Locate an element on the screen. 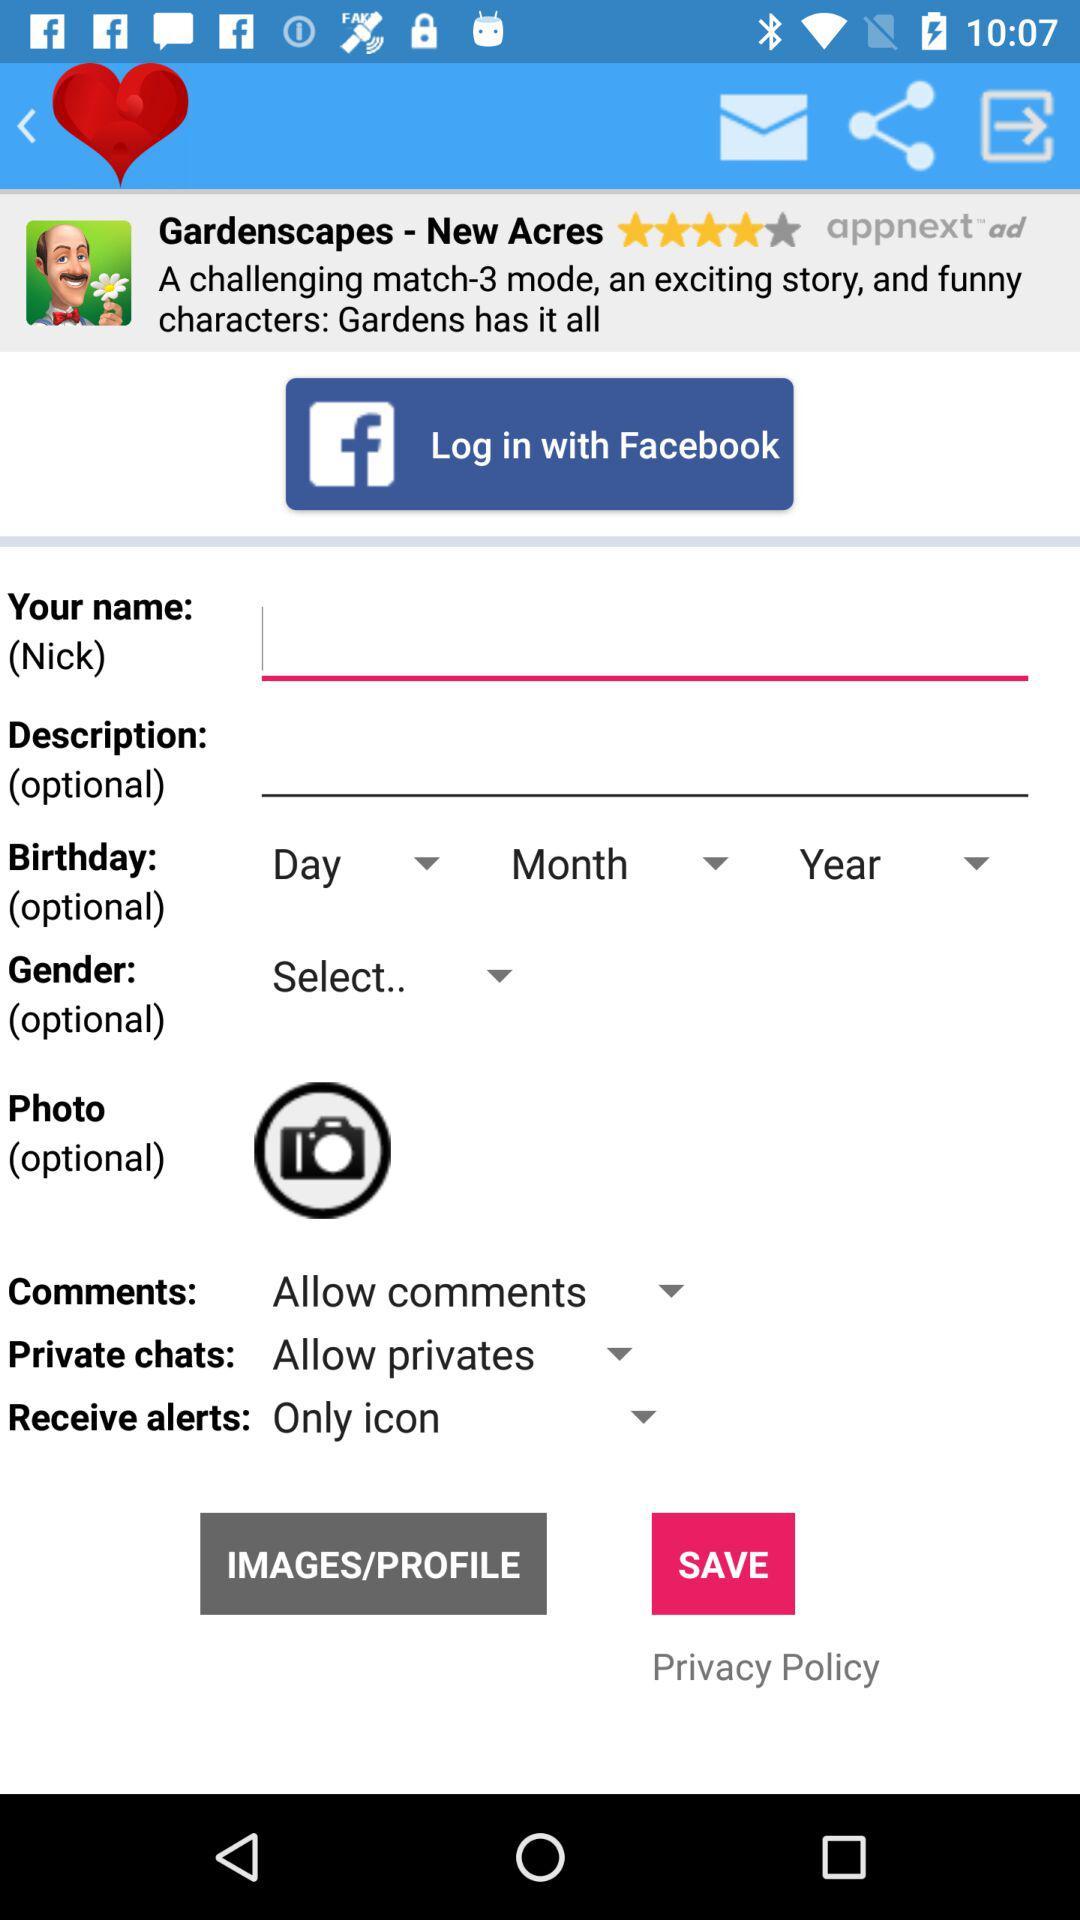  the email icon is located at coordinates (764, 124).